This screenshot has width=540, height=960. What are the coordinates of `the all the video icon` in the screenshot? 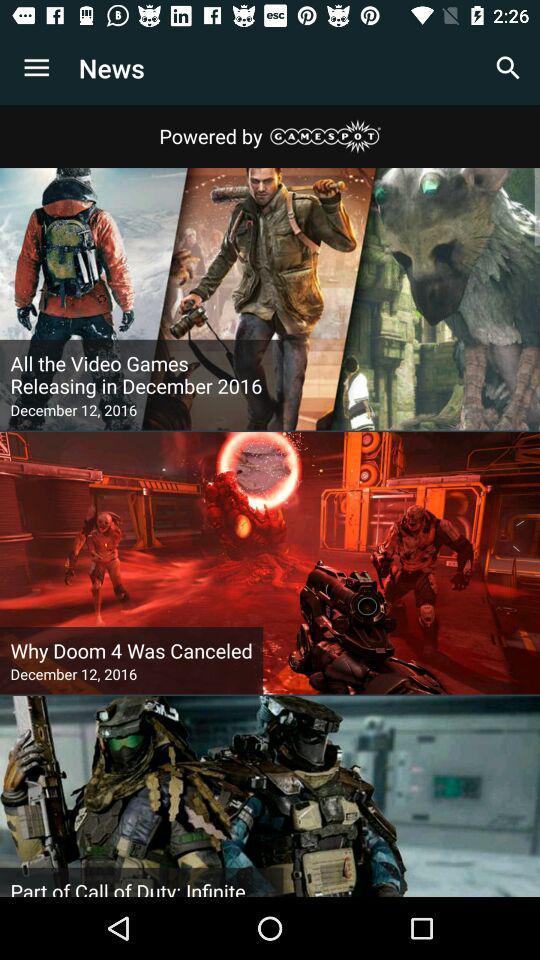 It's located at (140, 374).